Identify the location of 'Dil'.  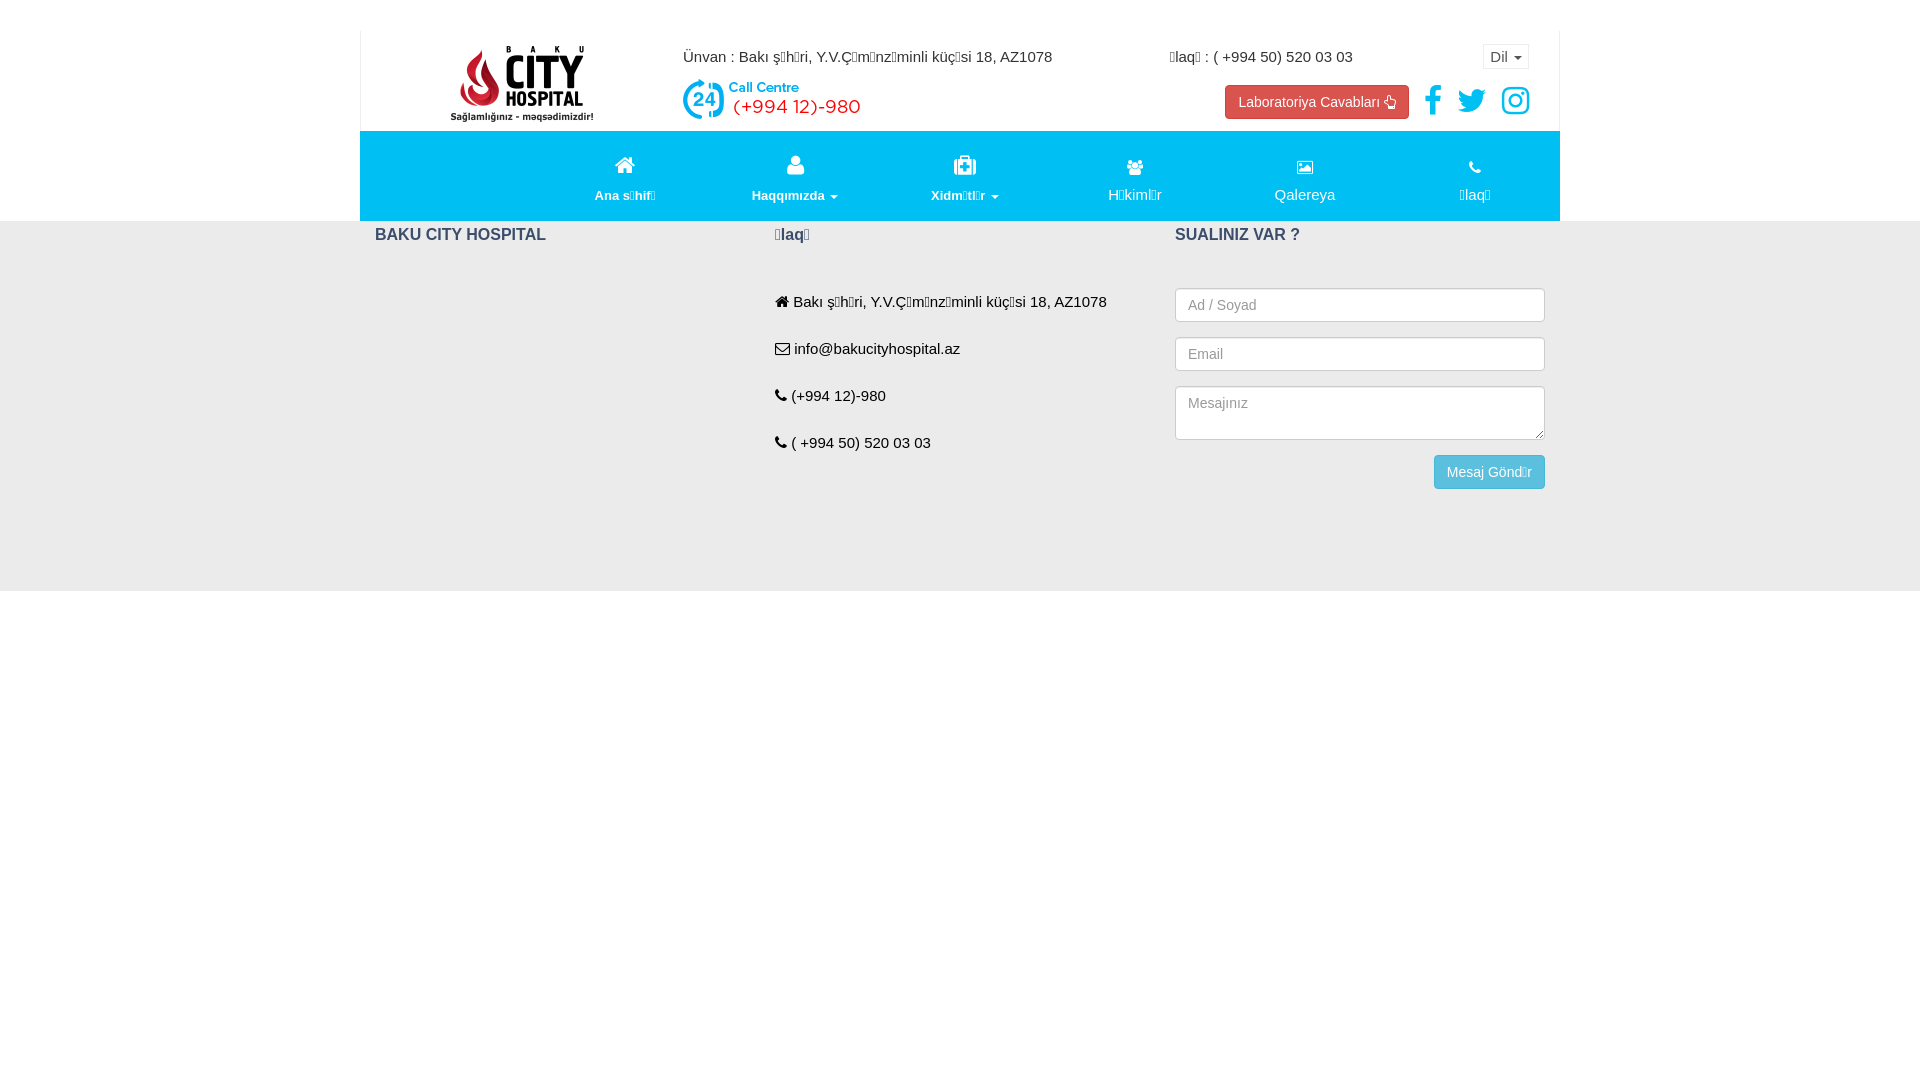
(1483, 55).